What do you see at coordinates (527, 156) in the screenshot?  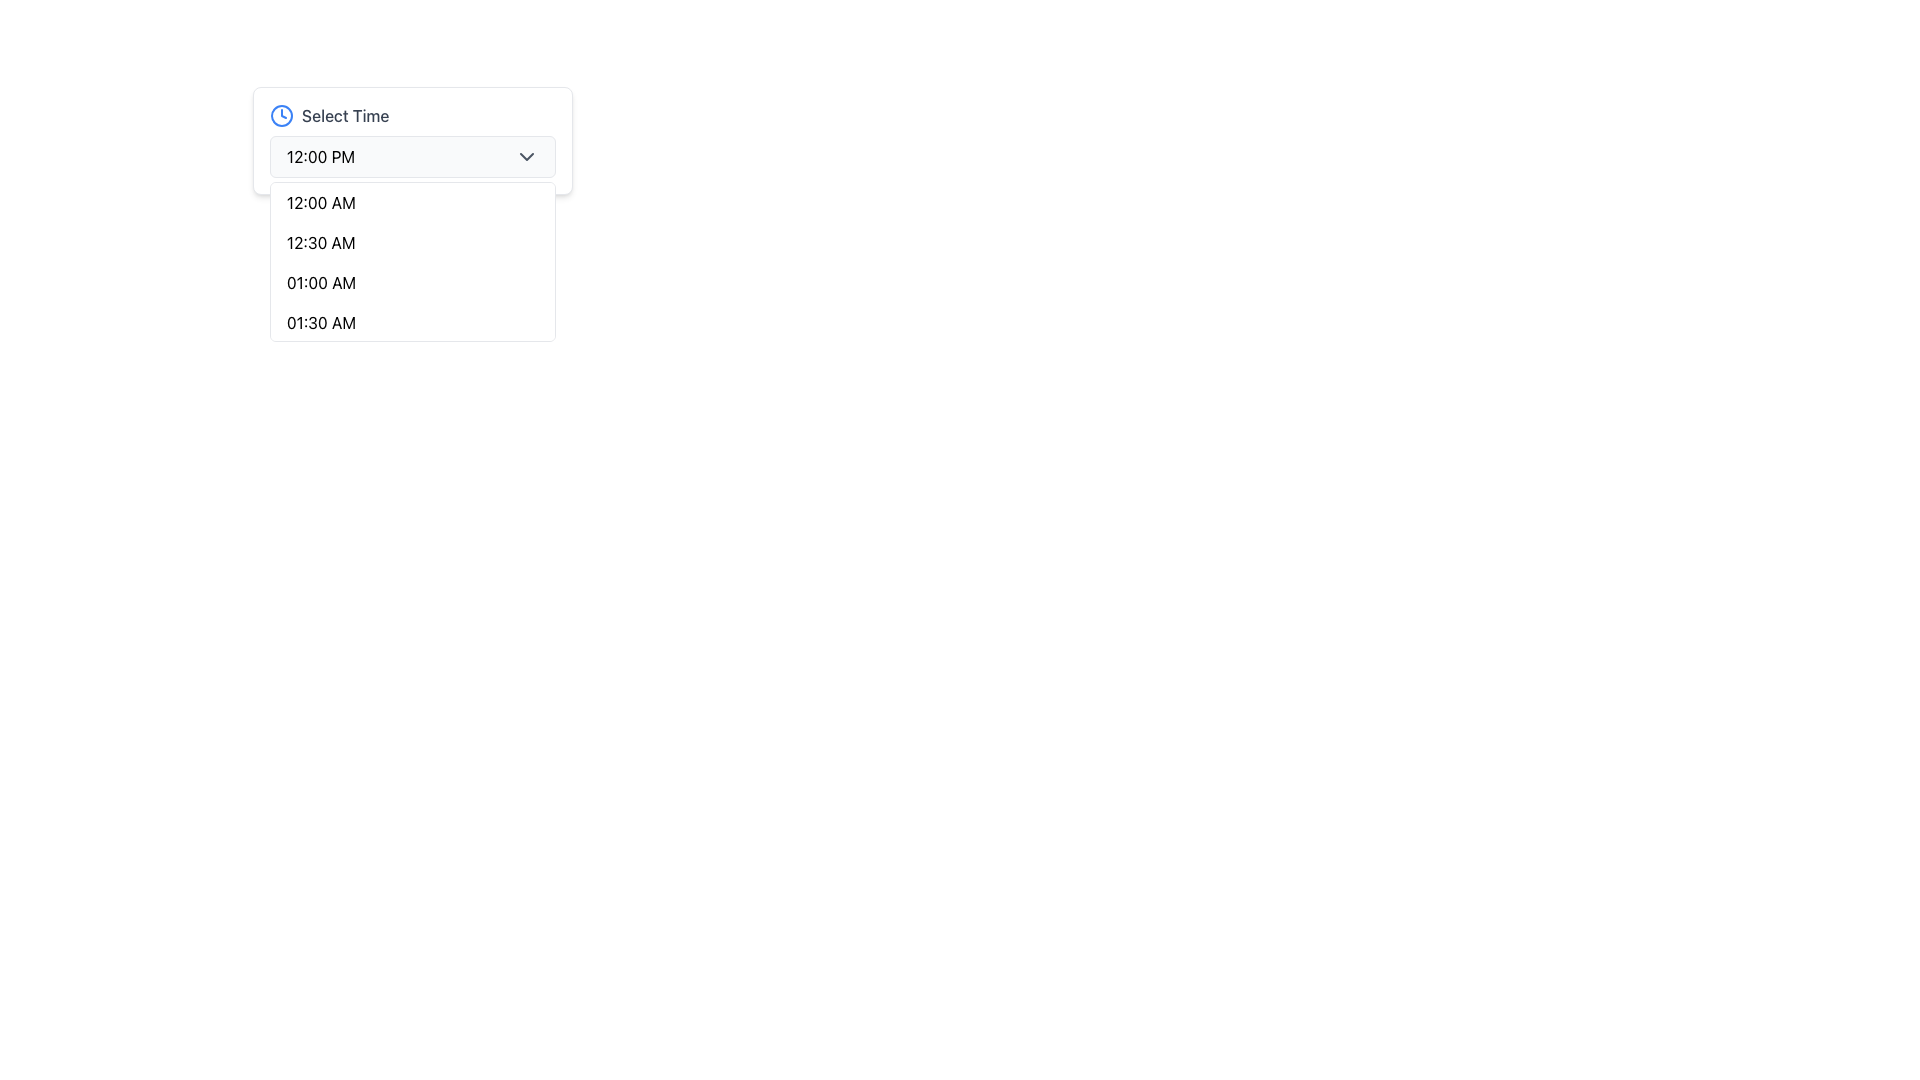 I see `the icon that serves as a visual indicator for expanding or collapsing the dropdown list for time selection, located at the far-right next to the displayed time value '12:00 PM'` at bounding box center [527, 156].